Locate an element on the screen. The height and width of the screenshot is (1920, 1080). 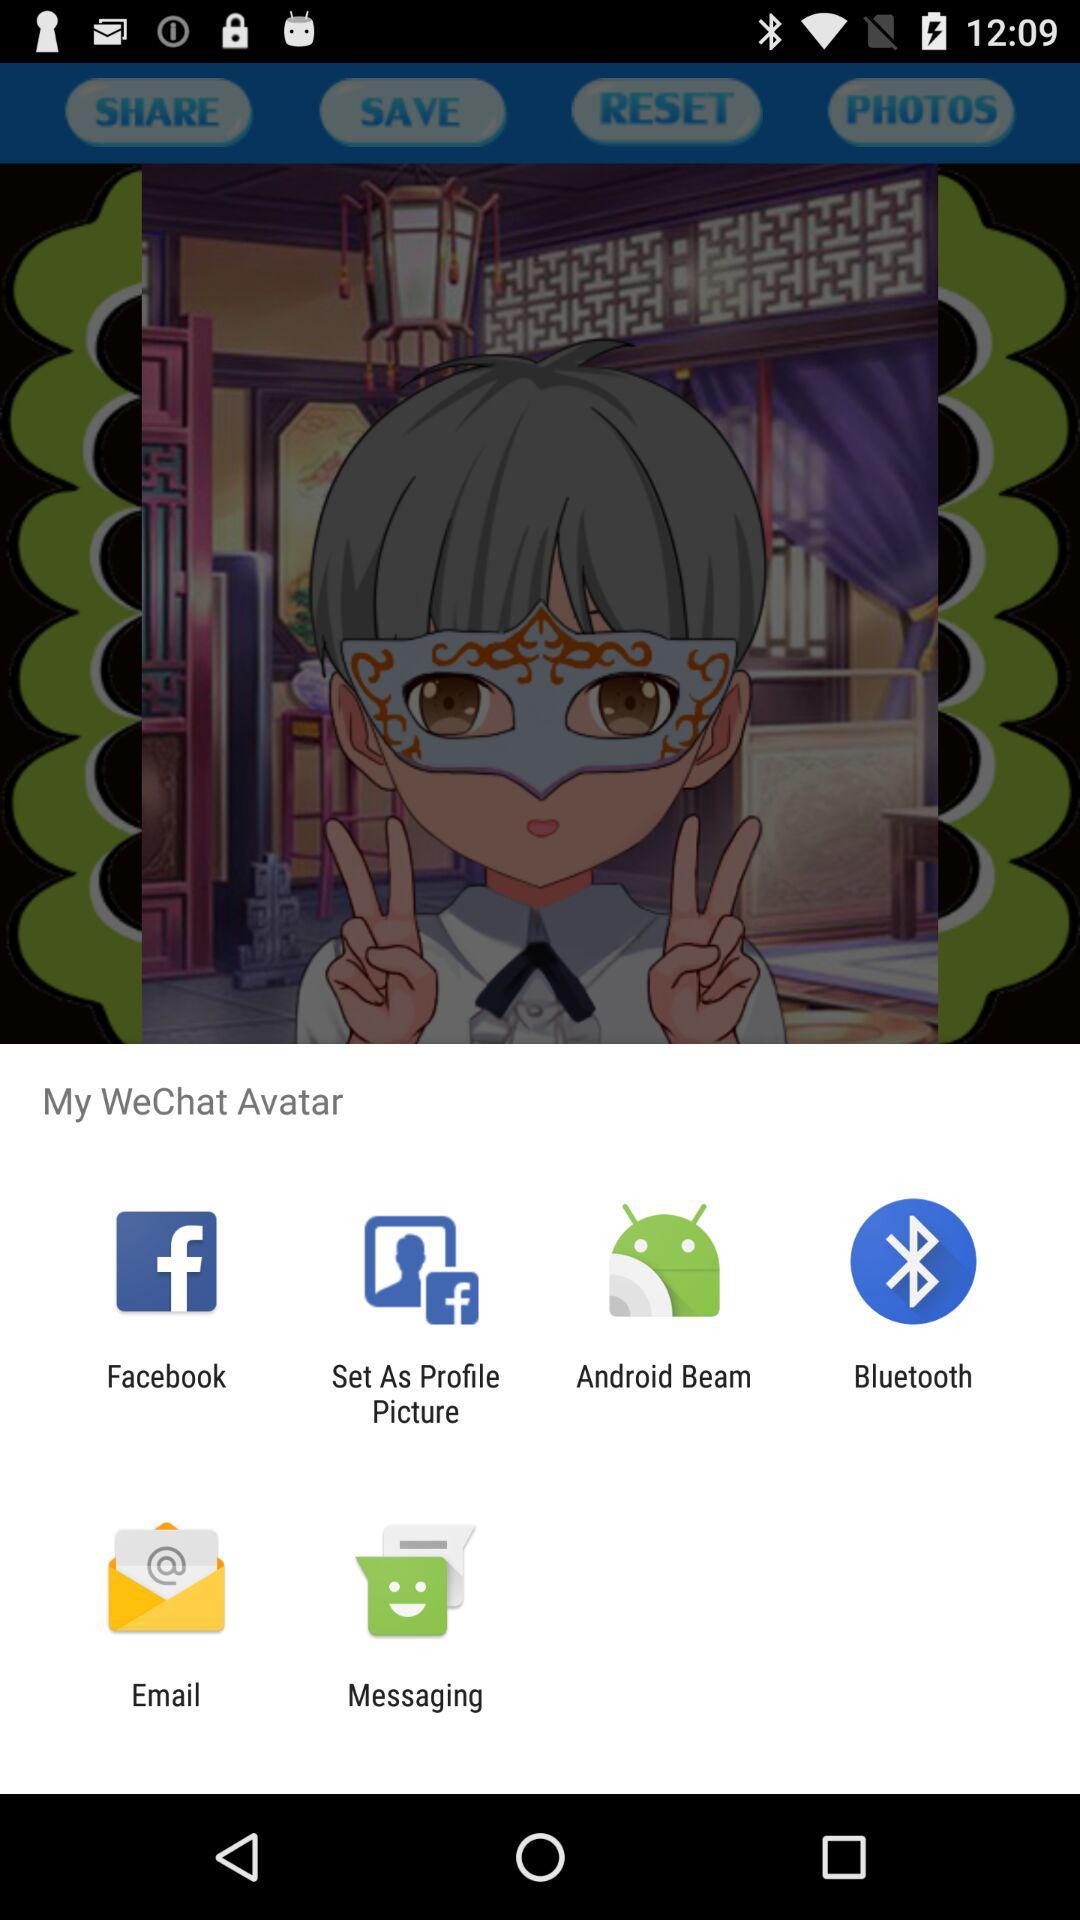
app next to the facebook app is located at coordinates (414, 1392).